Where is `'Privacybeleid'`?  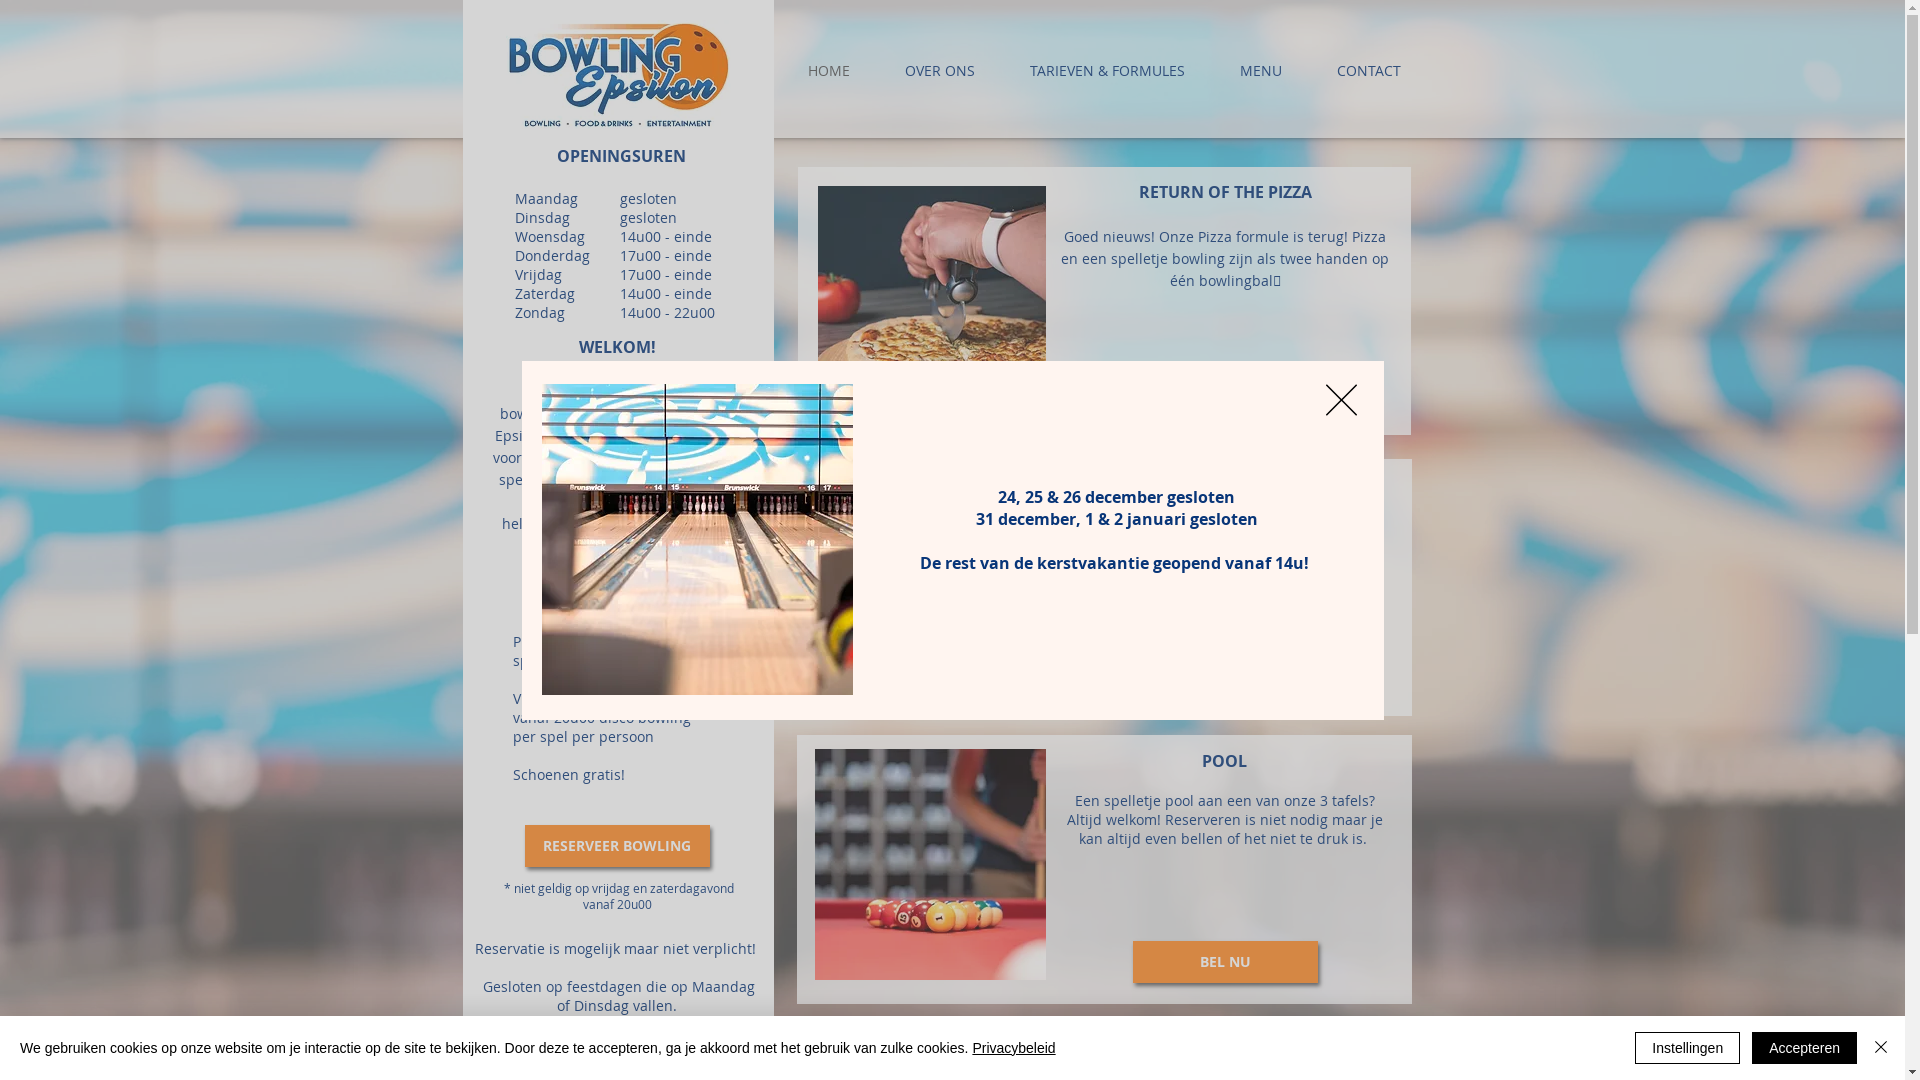
'Privacybeleid' is located at coordinates (1013, 1047).